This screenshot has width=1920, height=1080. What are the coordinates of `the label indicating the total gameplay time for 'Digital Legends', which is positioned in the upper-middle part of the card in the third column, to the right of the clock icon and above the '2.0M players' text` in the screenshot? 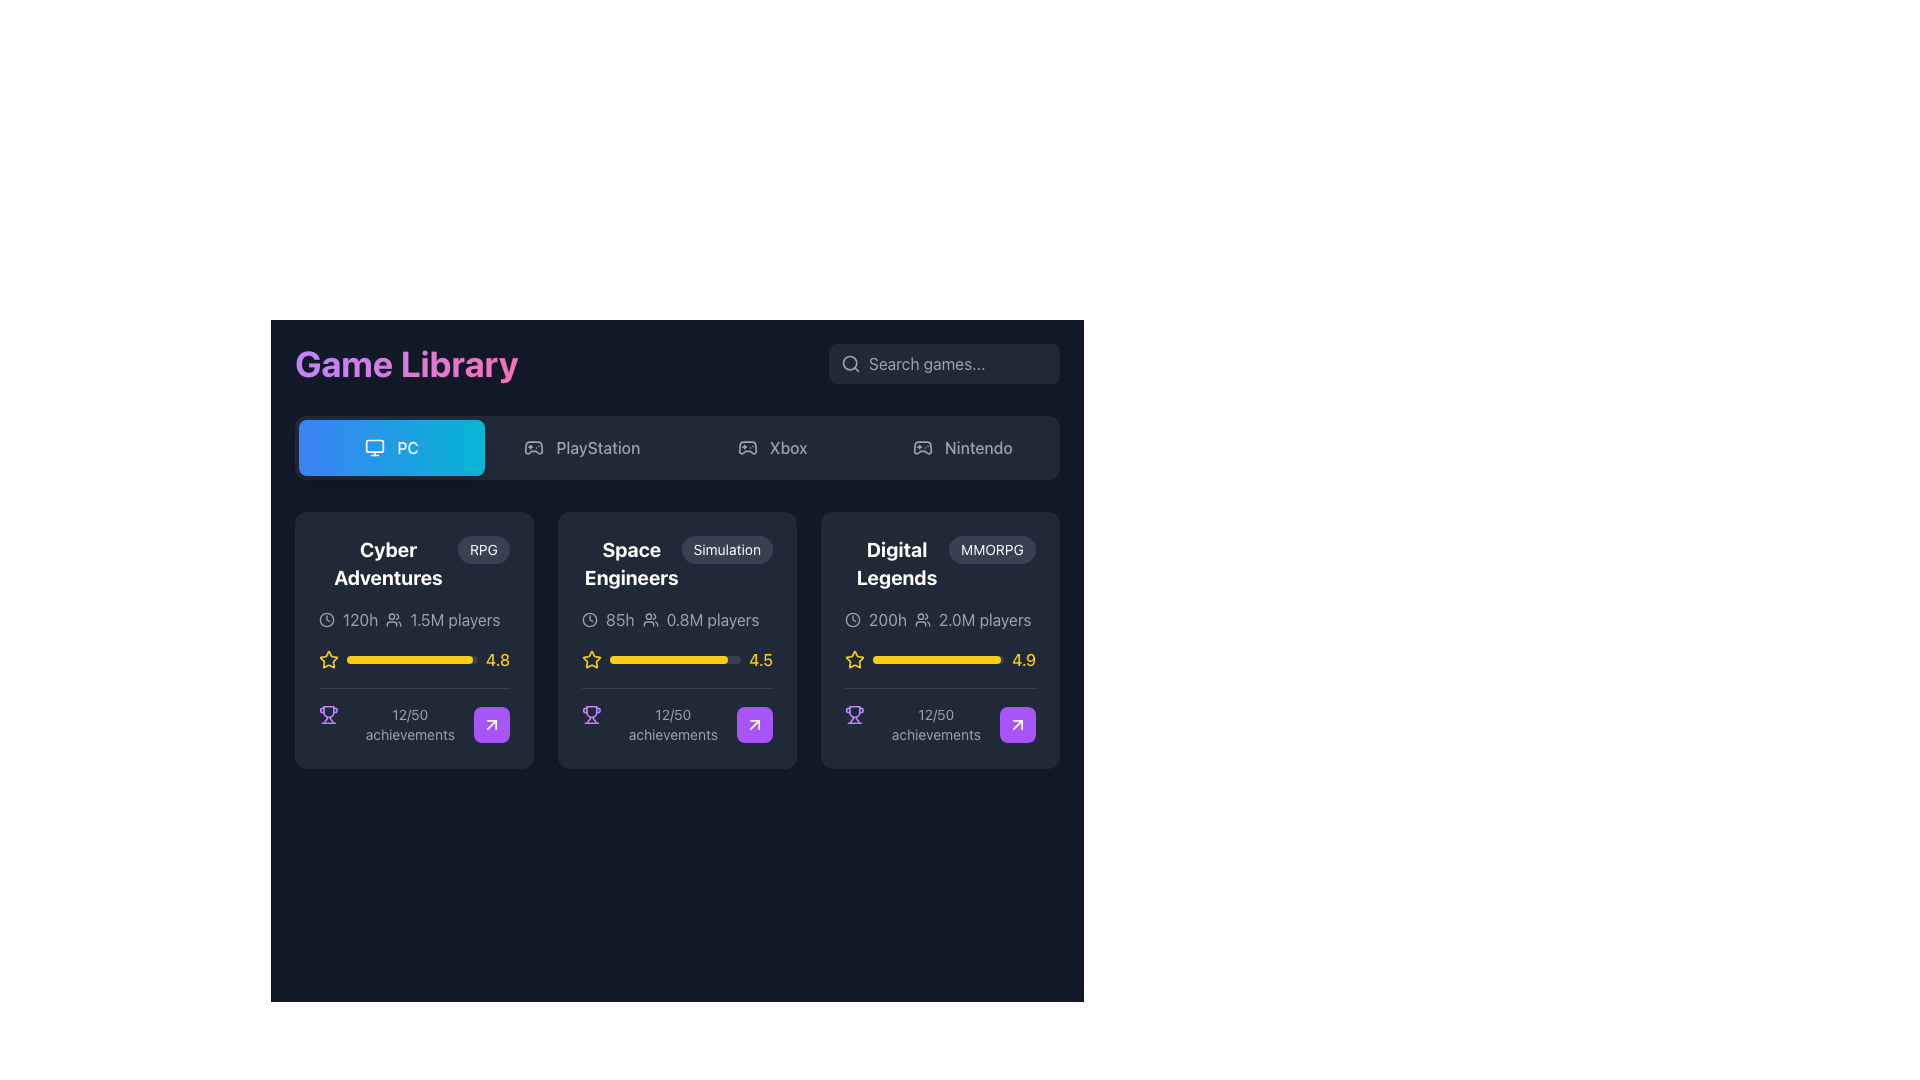 It's located at (887, 619).